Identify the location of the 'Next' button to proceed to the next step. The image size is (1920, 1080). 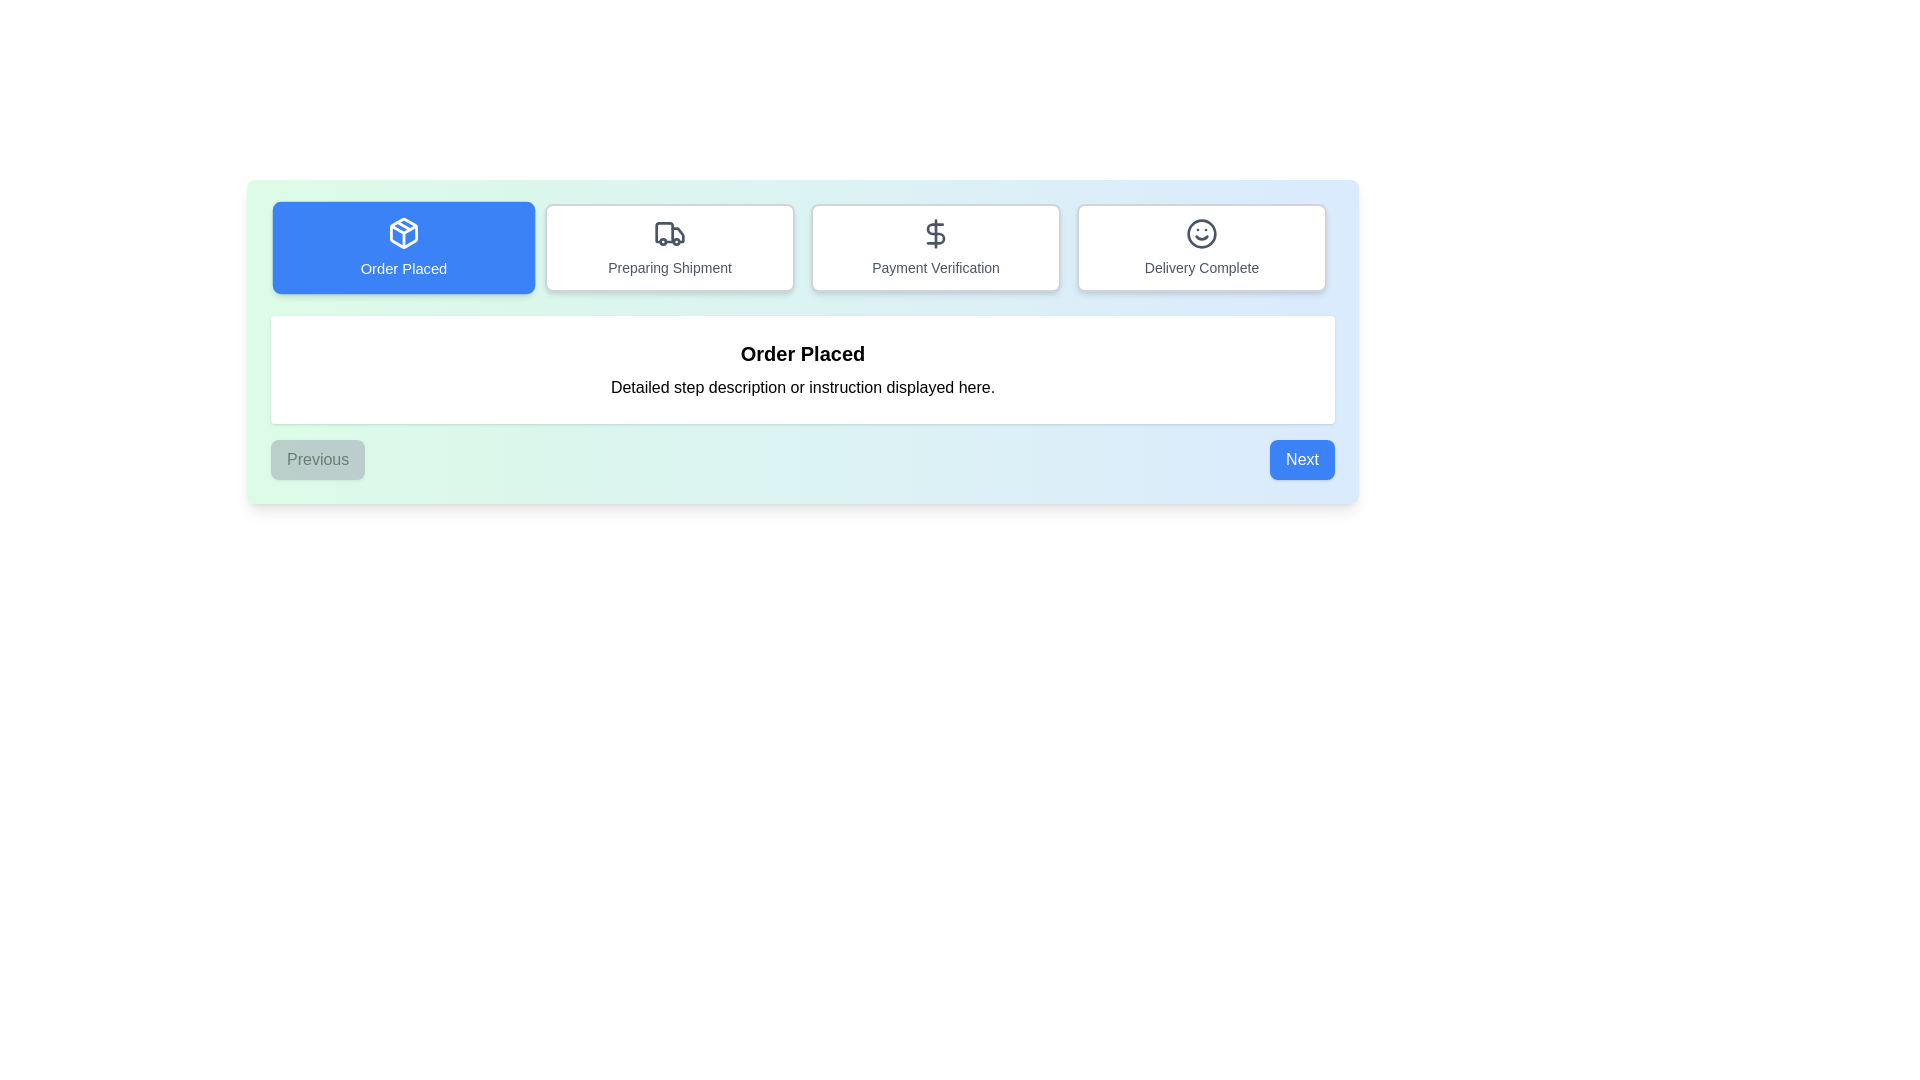
(1301, 459).